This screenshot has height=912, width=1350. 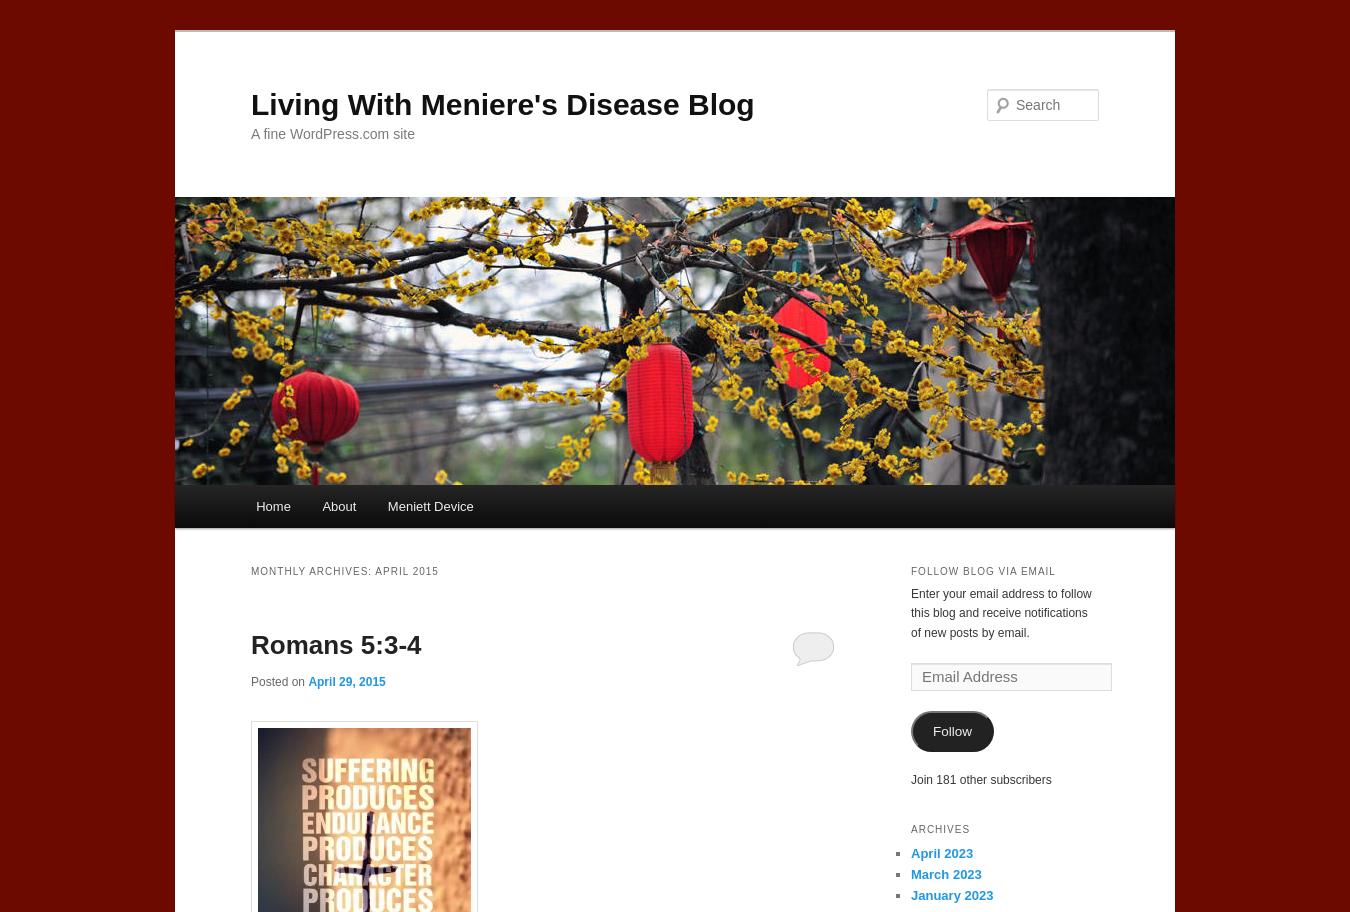 I want to click on 'Posted on', so click(x=278, y=679).